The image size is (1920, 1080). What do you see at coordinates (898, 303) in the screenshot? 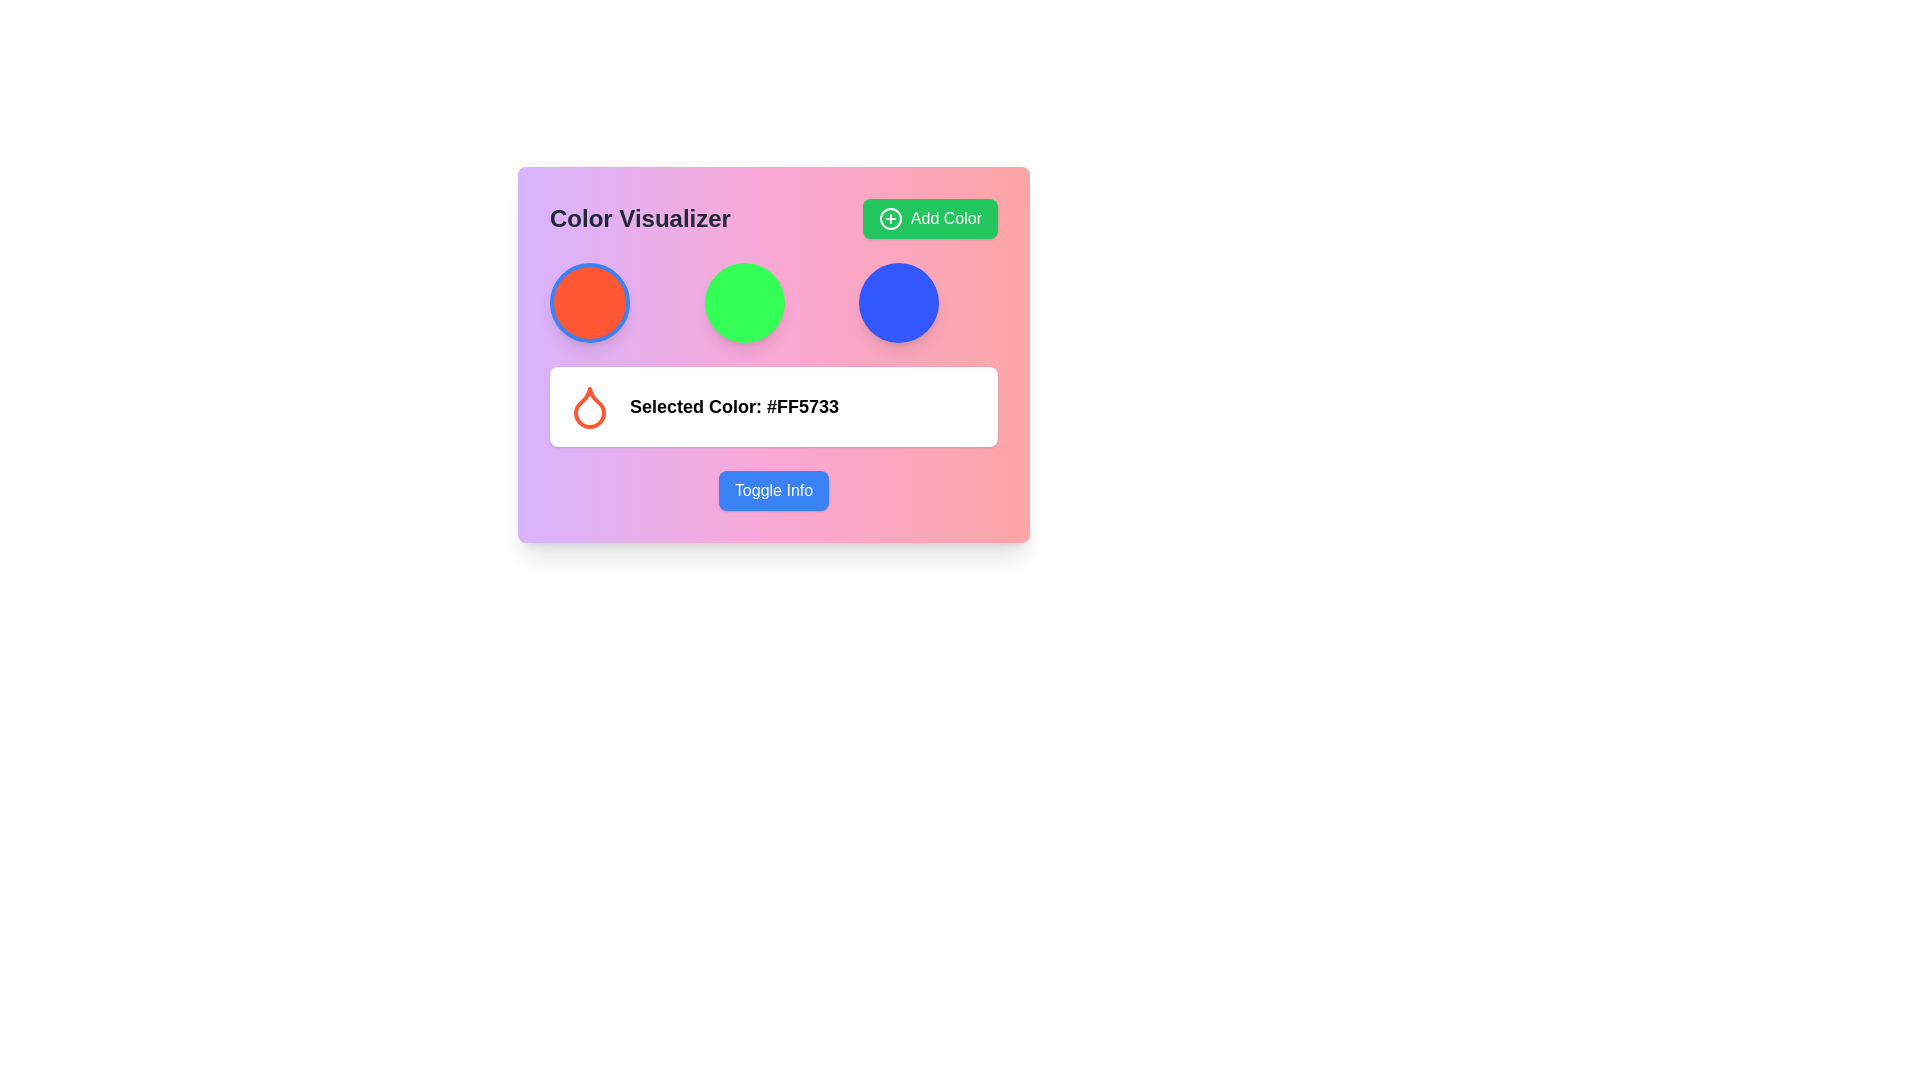
I see `the selectable circular color option button, which is the third item in a row of three circles, to trigger visual effects` at bounding box center [898, 303].